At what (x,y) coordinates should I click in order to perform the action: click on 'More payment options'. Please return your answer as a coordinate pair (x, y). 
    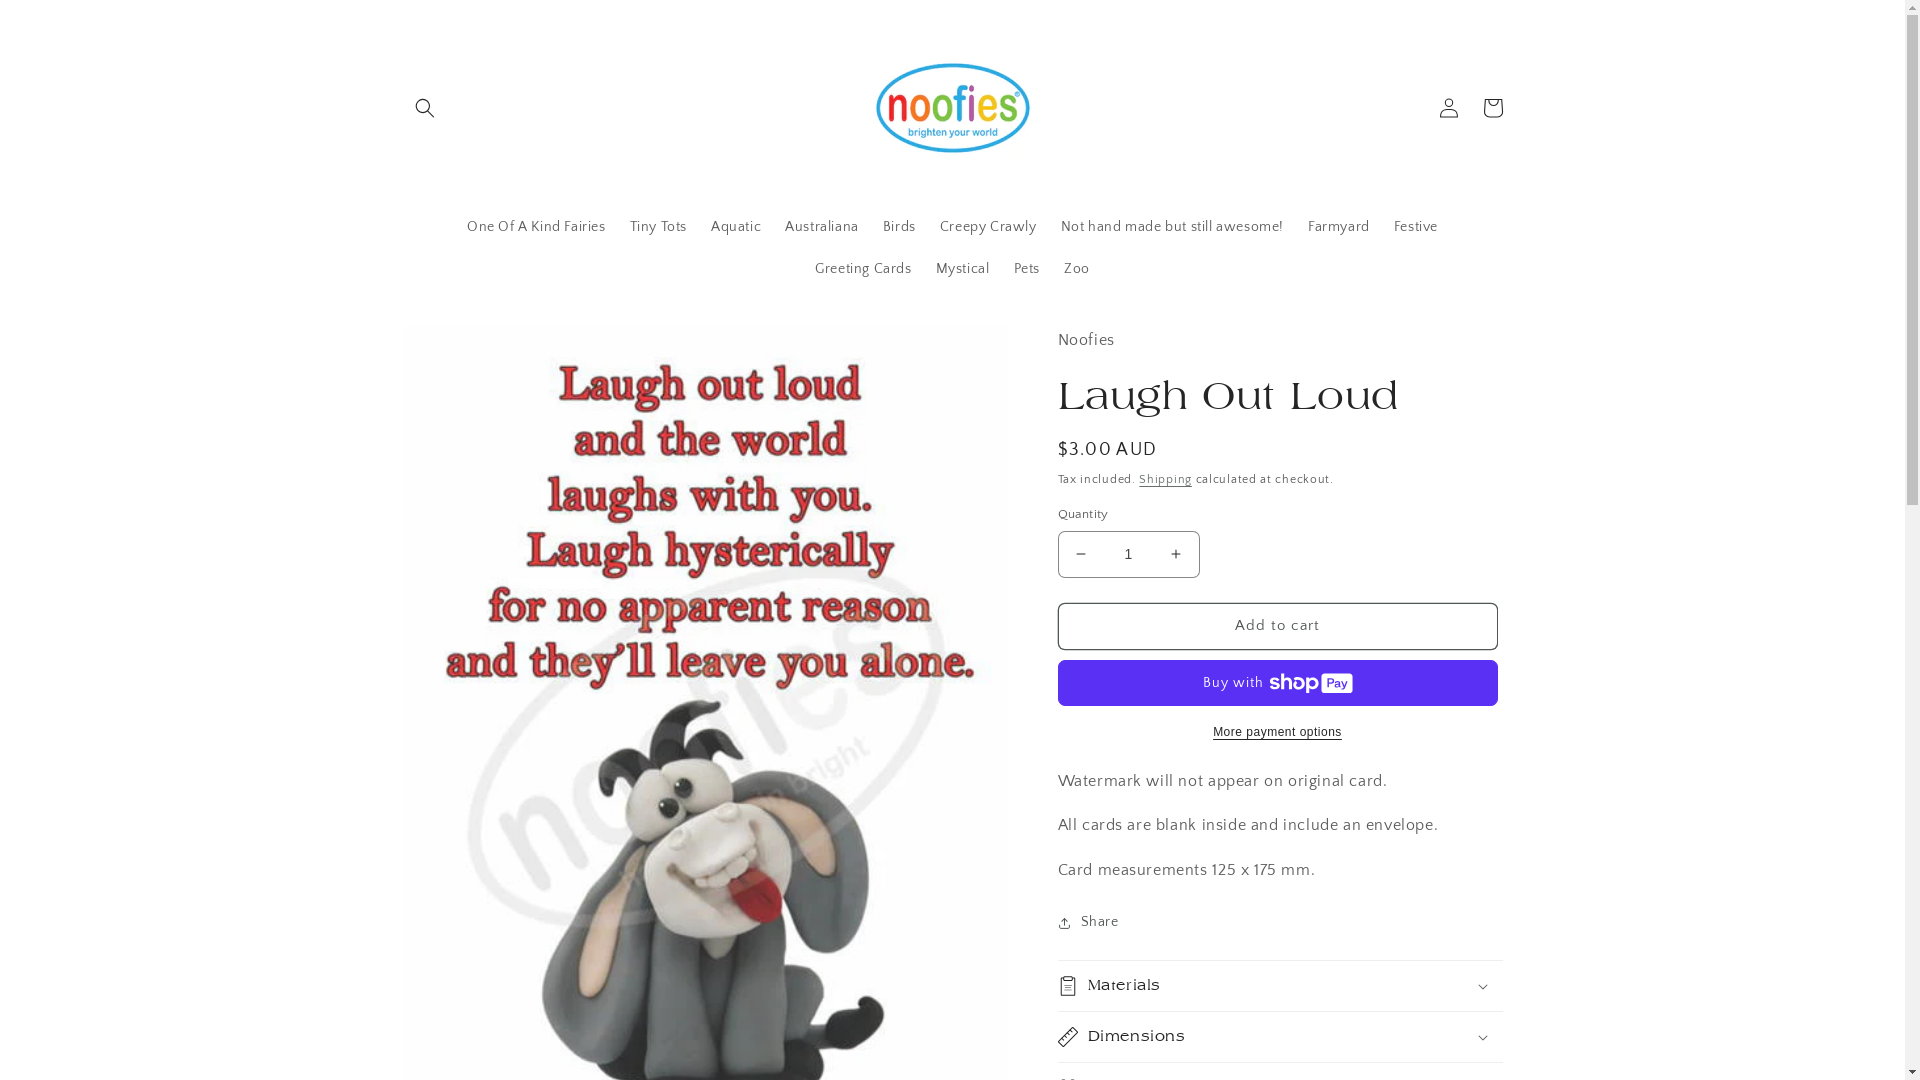
    Looking at the image, I should click on (1276, 732).